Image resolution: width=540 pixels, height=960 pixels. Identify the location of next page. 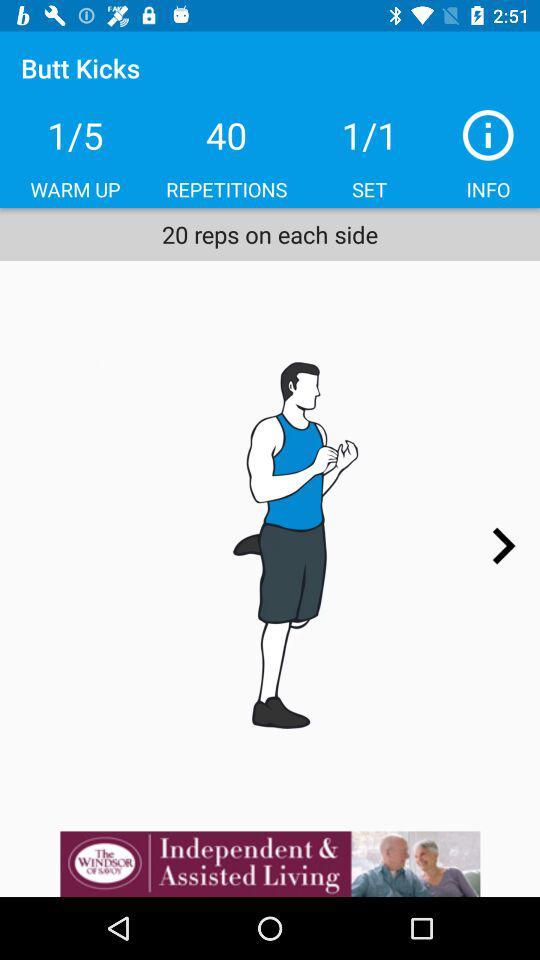
(502, 546).